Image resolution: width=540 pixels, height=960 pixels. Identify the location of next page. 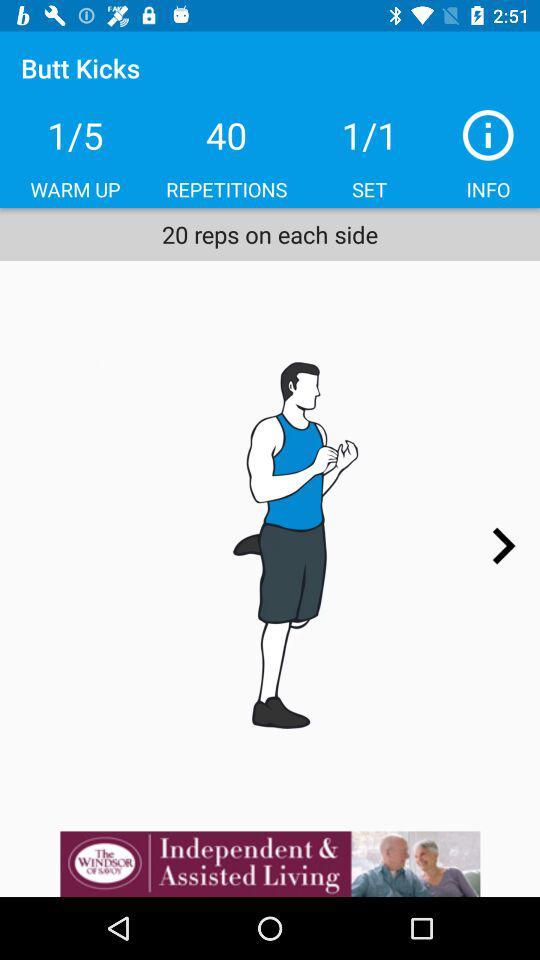
(502, 546).